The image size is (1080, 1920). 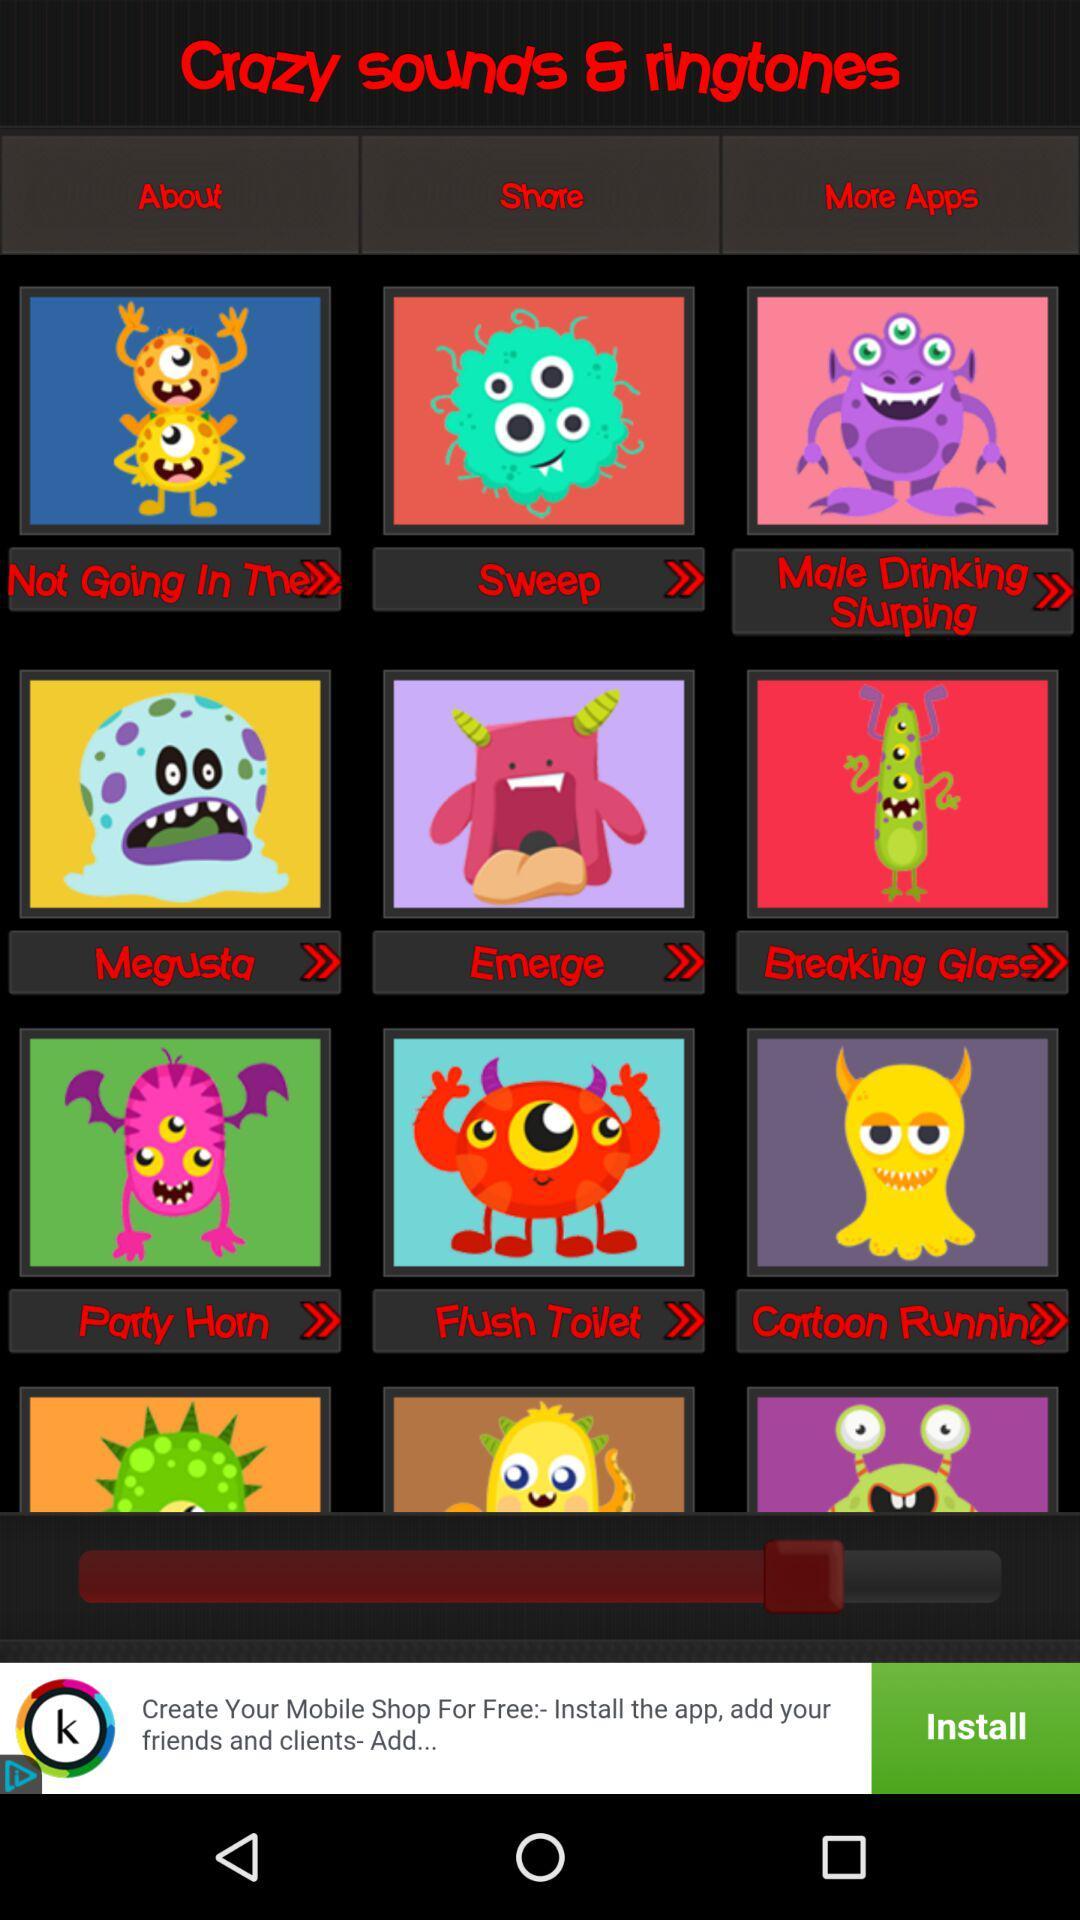 What do you see at coordinates (682, 961) in the screenshot?
I see `sound emerge` at bounding box center [682, 961].